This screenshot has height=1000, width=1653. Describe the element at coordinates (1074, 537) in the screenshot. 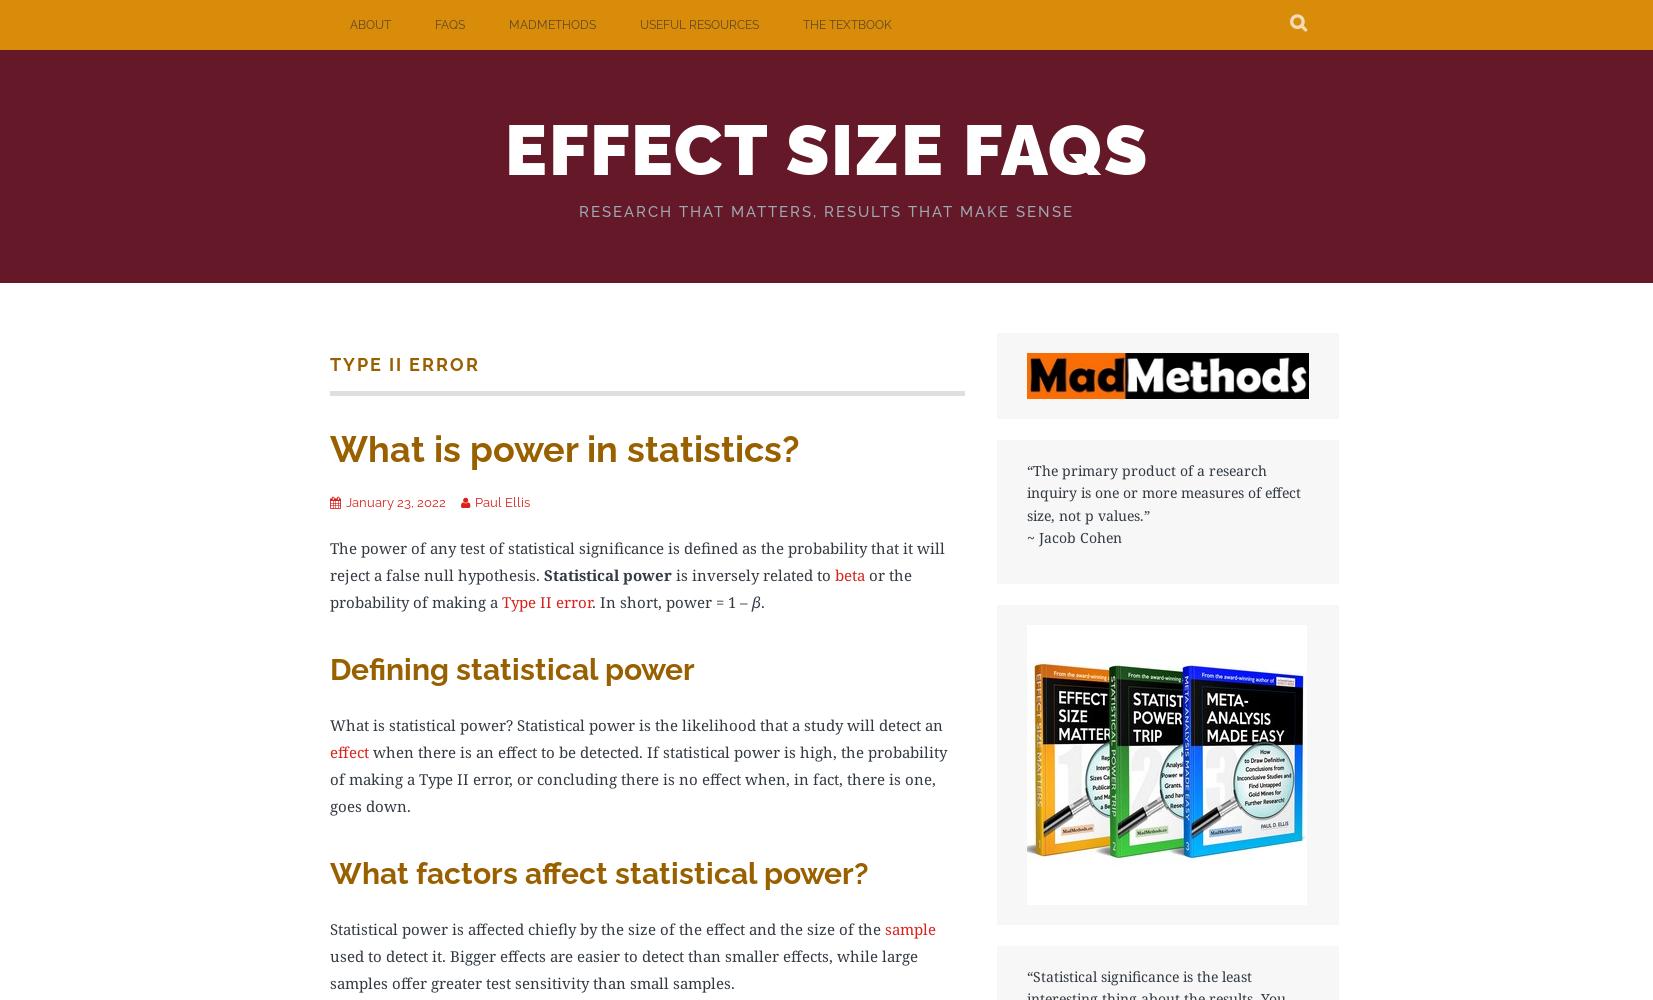

I see `'~ Jacob Cohen'` at that location.